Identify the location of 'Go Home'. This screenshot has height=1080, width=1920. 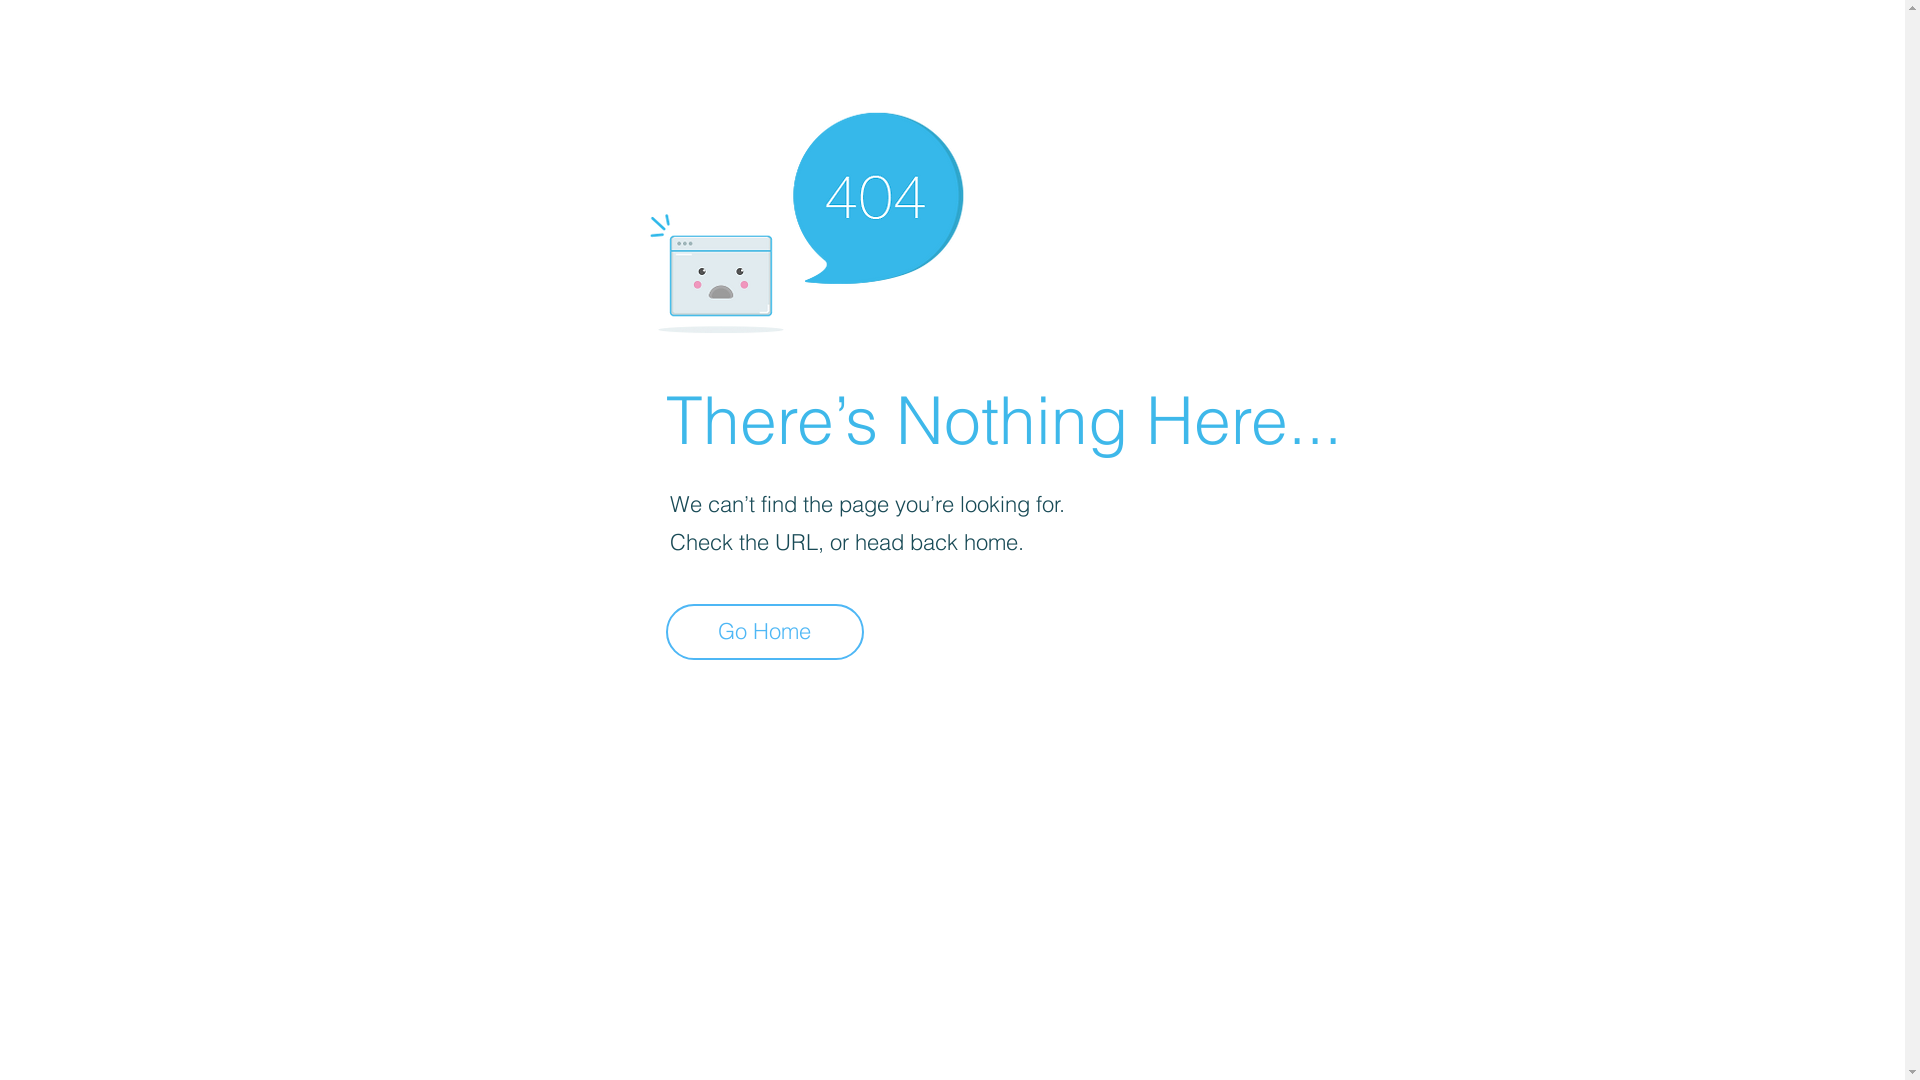
(763, 632).